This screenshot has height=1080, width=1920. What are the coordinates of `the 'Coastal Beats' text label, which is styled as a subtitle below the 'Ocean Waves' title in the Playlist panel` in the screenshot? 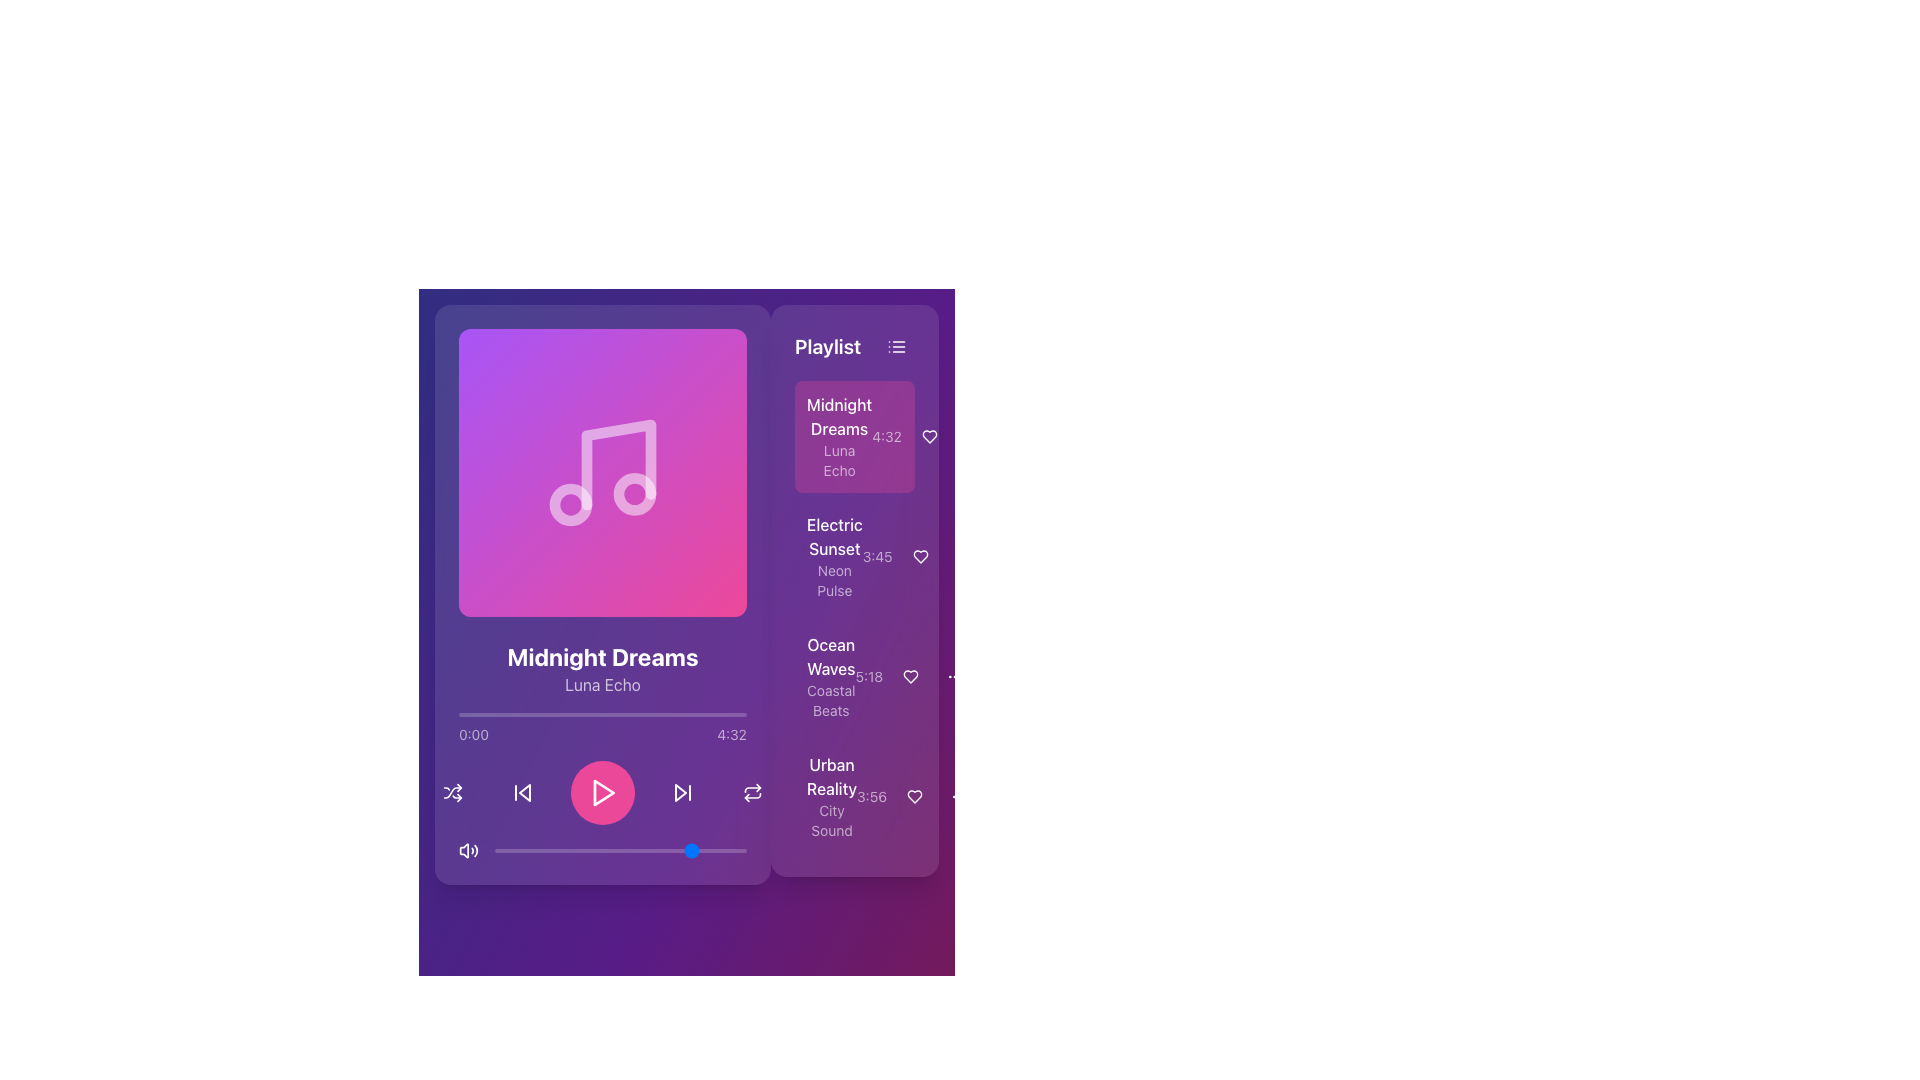 It's located at (831, 700).